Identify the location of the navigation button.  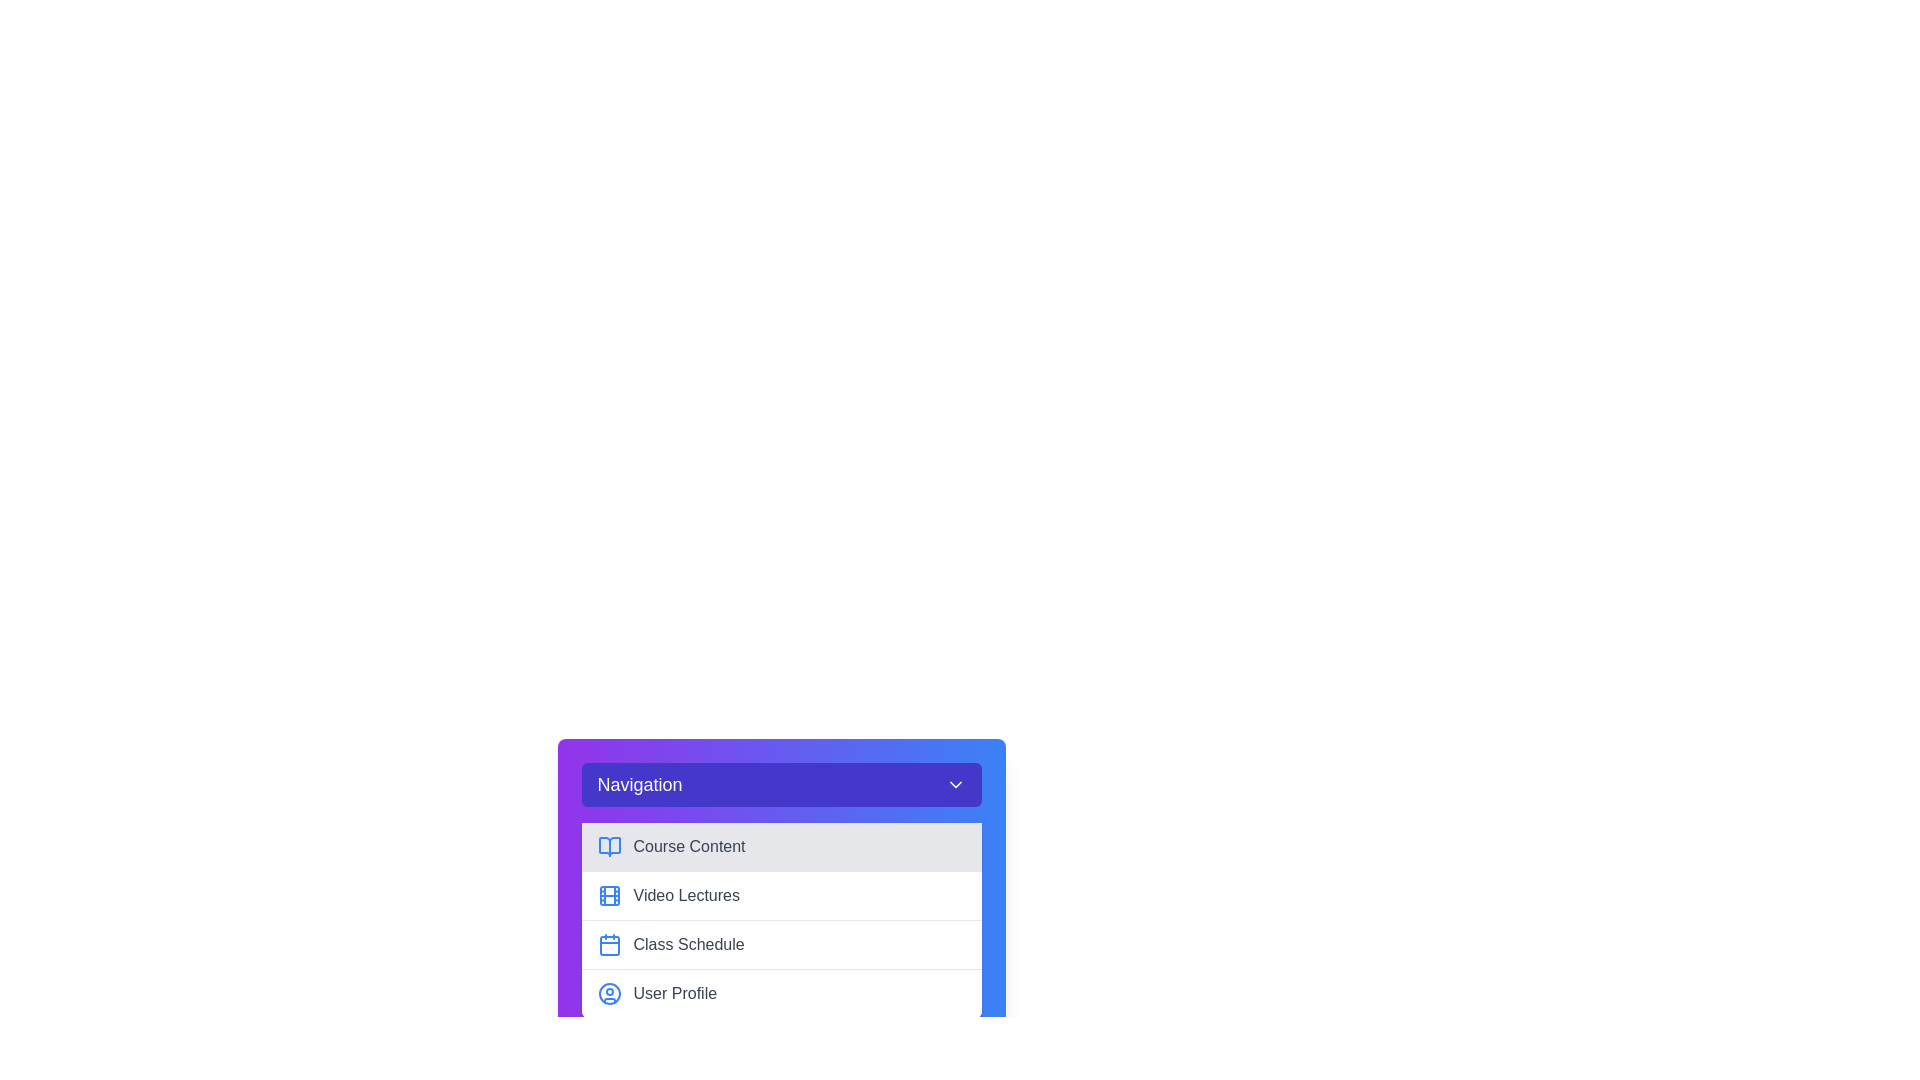
(780, 847).